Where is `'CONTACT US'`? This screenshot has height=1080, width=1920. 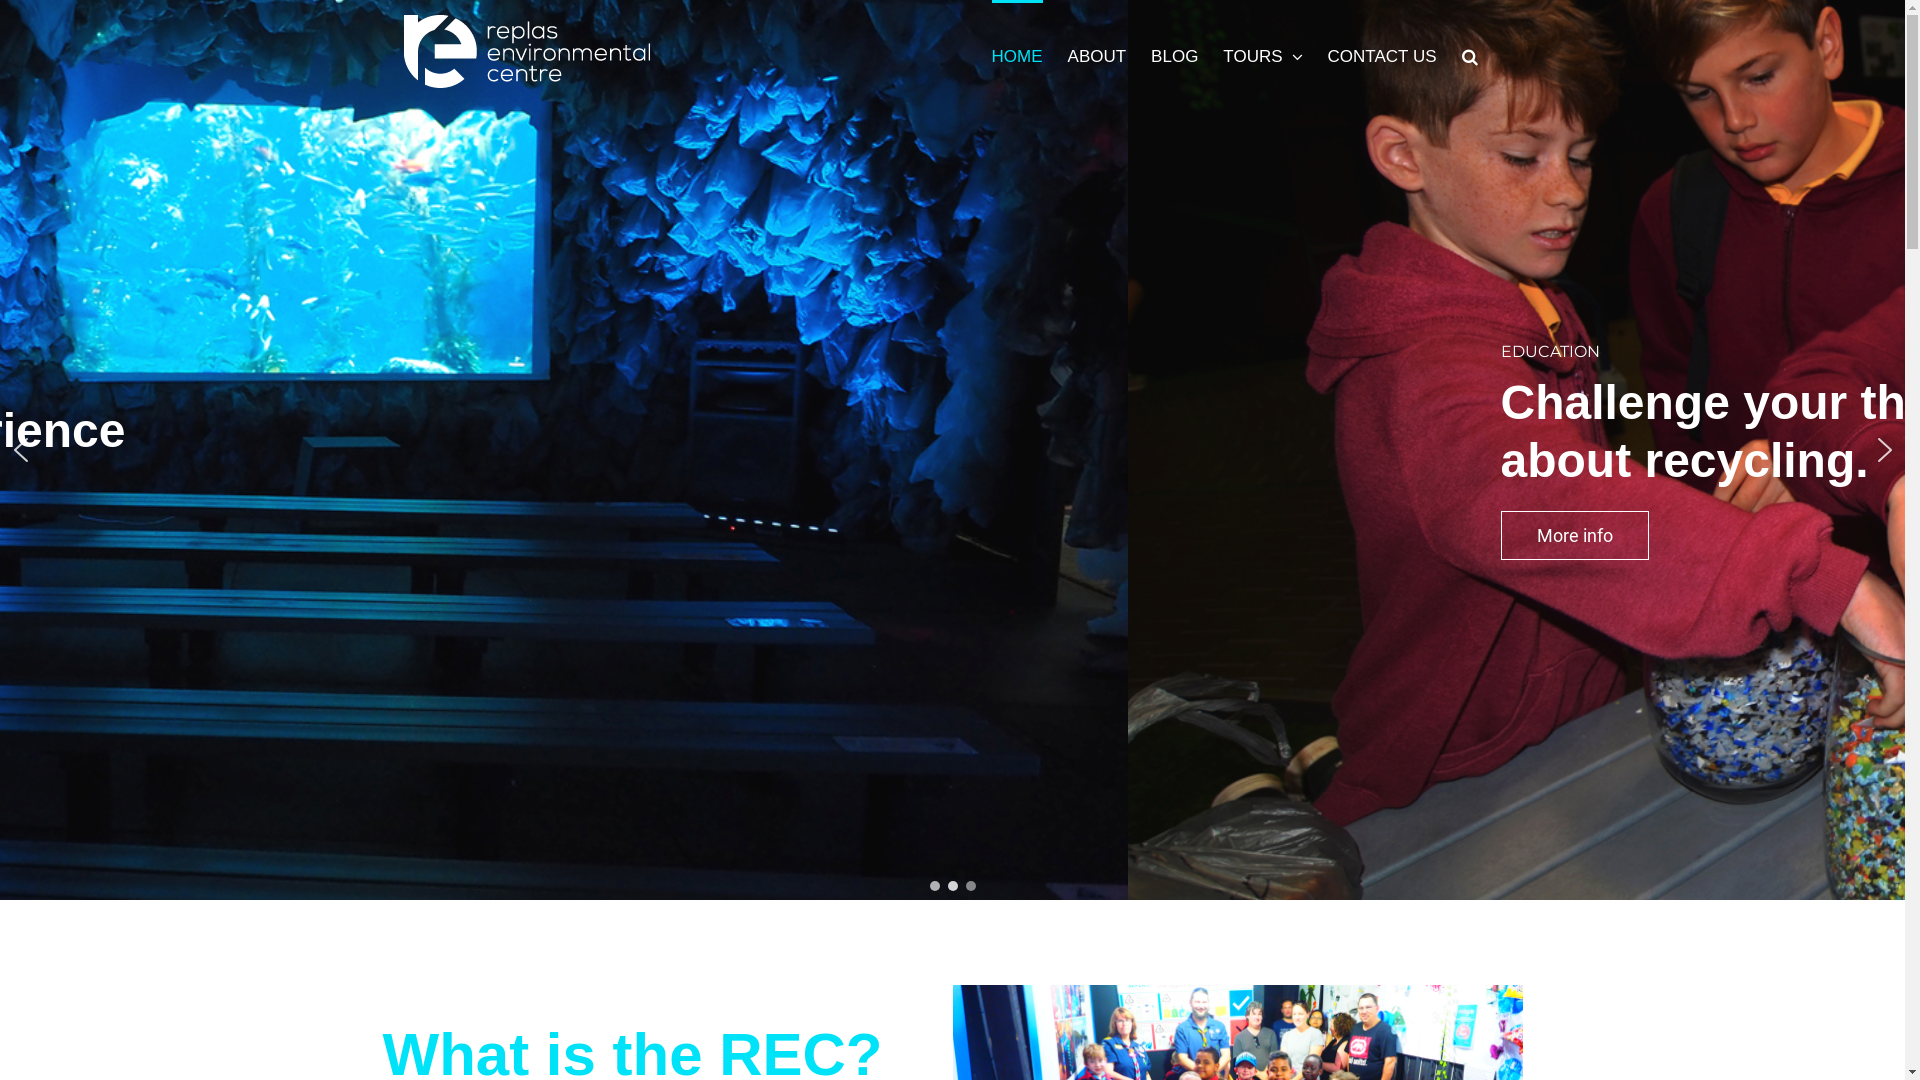
'CONTACT US' is located at coordinates (1381, 53).